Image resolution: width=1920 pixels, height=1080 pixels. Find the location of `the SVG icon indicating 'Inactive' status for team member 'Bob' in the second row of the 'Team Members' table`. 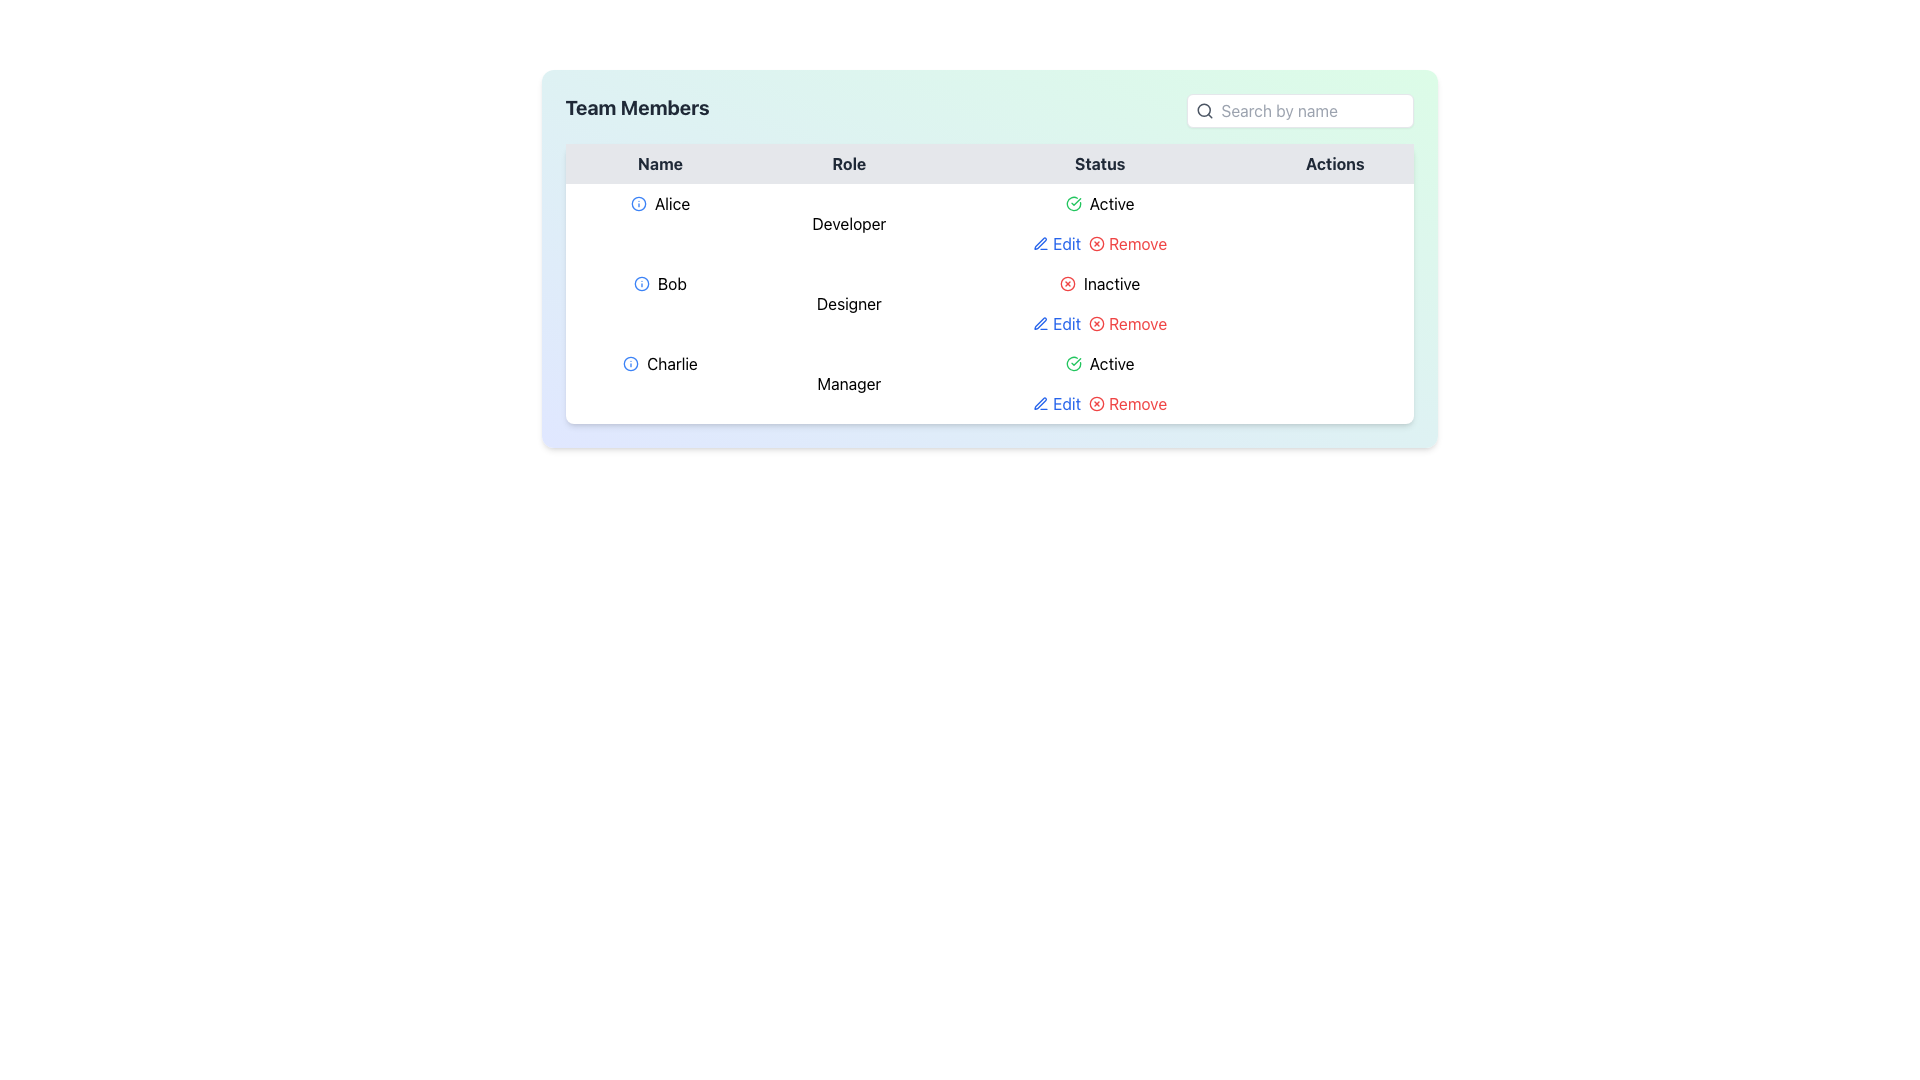

the SVG icon indicating 'Inactive' status for team member 'Bob' in the second row of the 'Team Members' table is located at coordinates (1067, 284).